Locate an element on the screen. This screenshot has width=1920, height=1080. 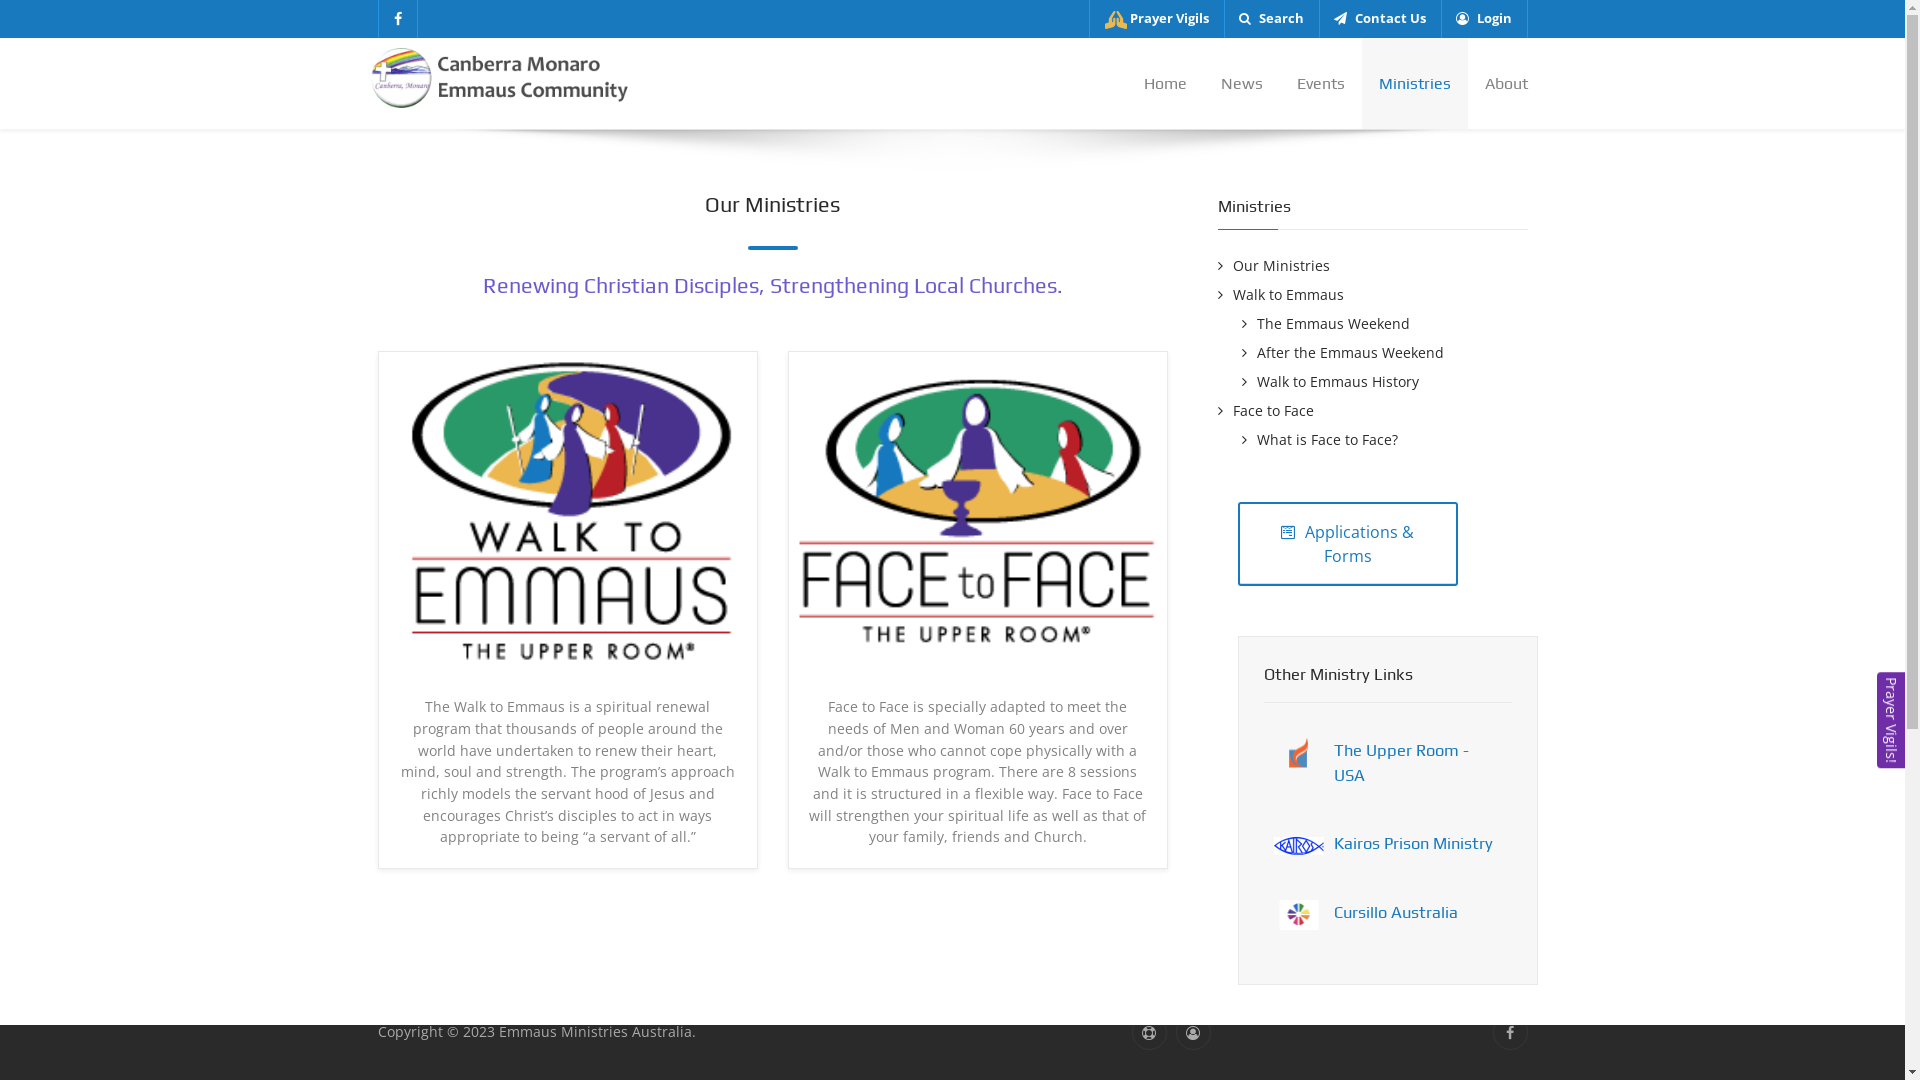
'What is Face to Face?' is located at coordinates (1320, 438).